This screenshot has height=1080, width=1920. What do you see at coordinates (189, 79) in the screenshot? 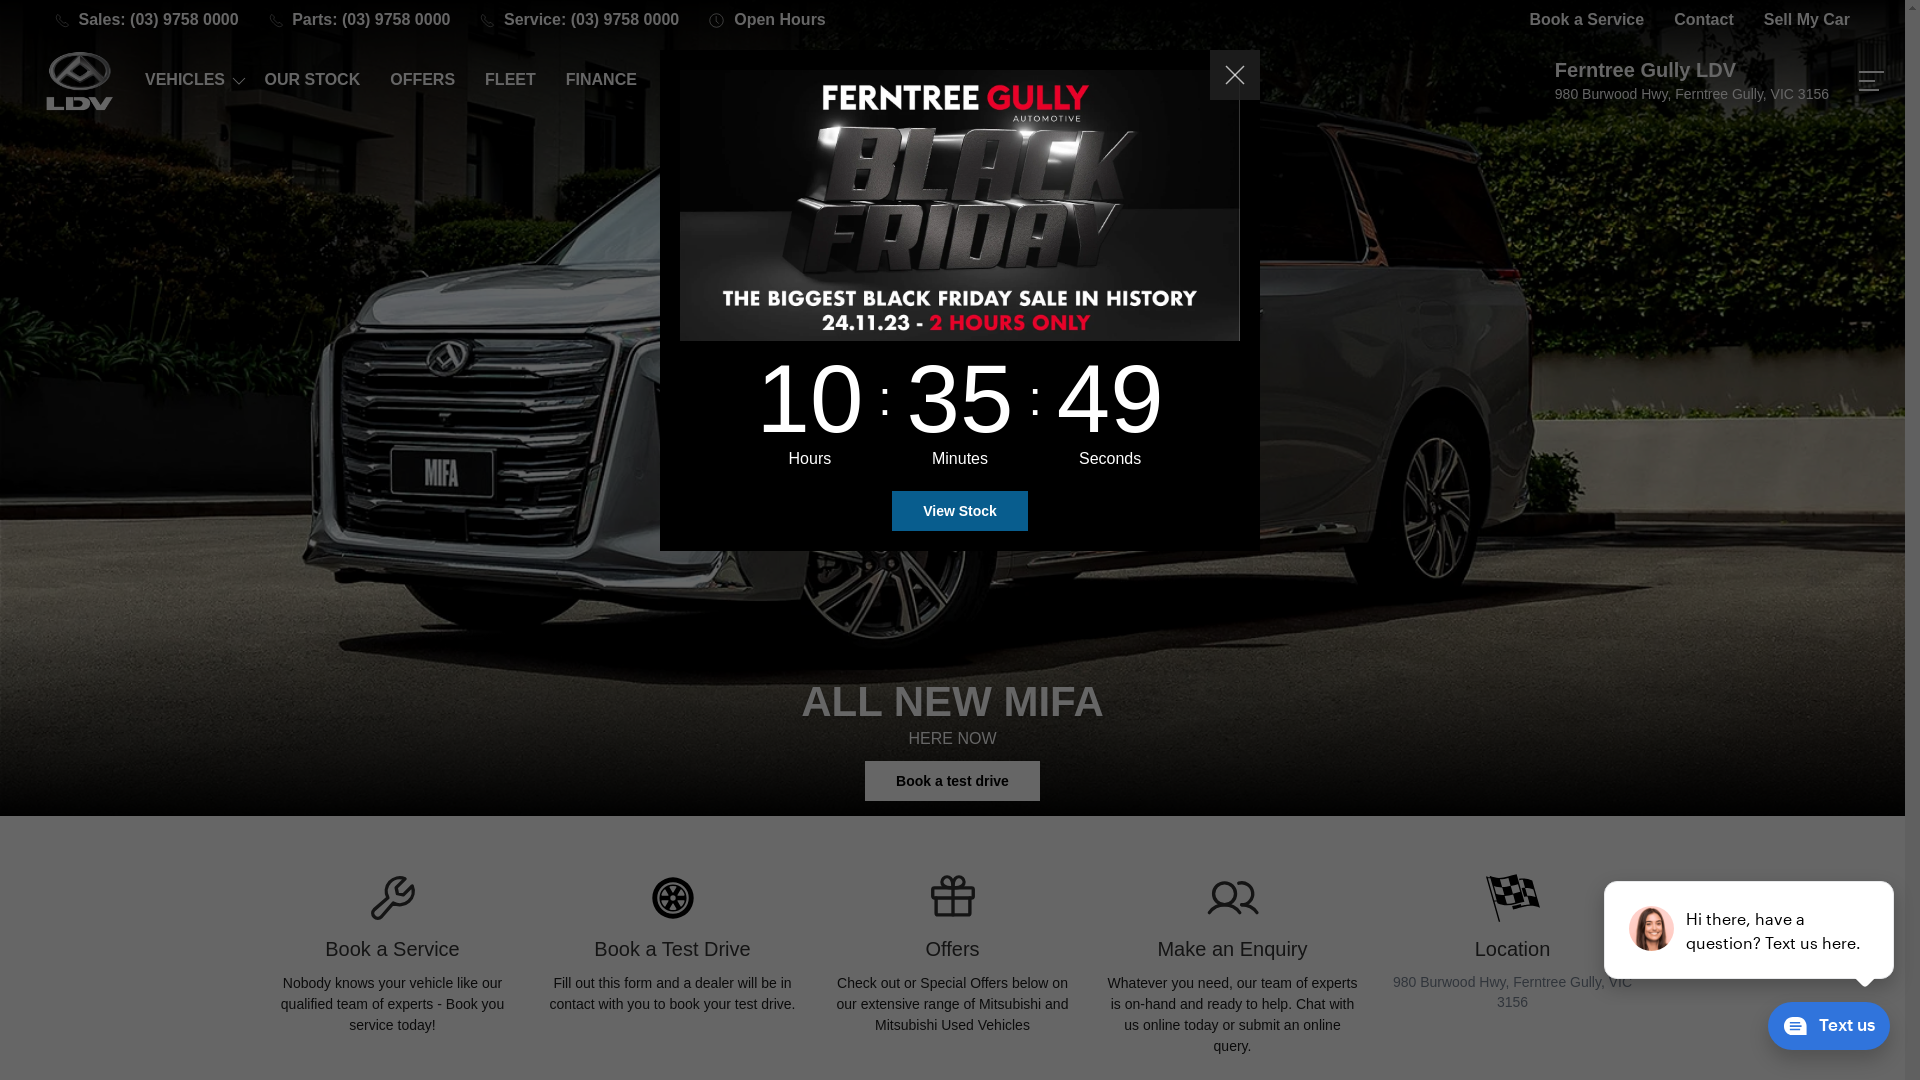
I see `'VEHICLES` at bounding box center [189, 79].